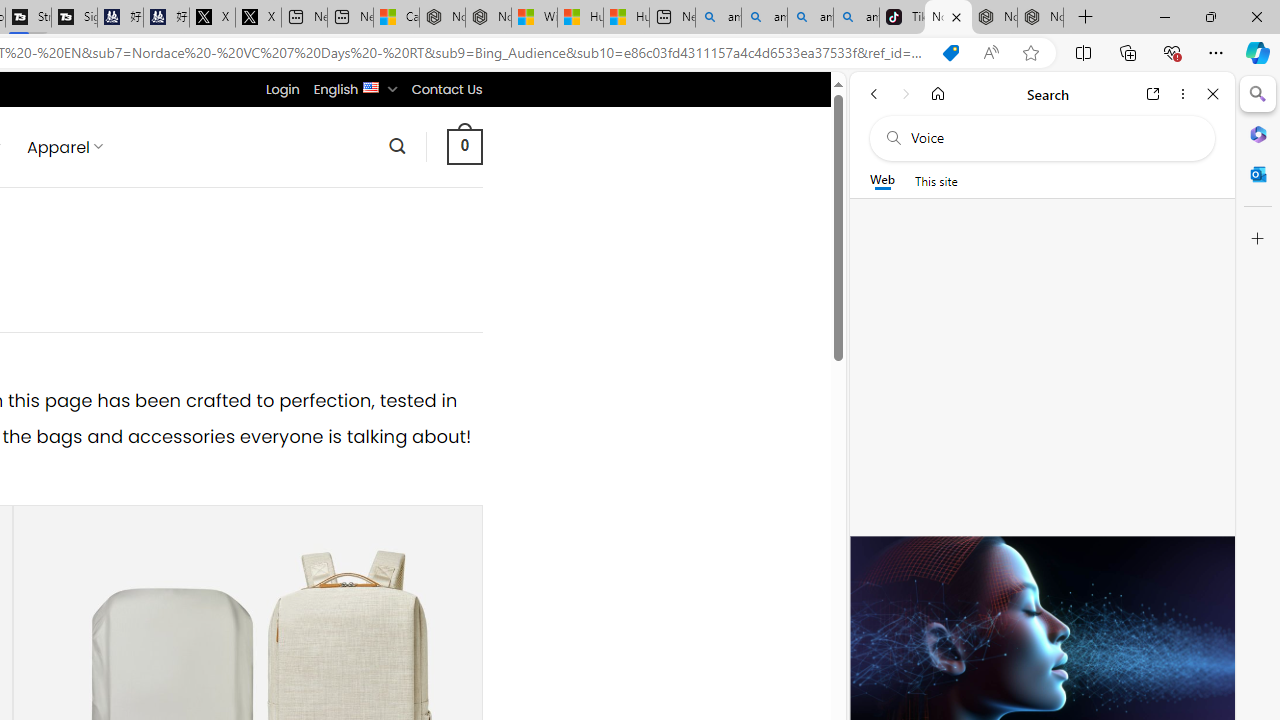 The width and height of the screenshot is (1280, 720). I want to click on 'Customize', so click(1257, 238).